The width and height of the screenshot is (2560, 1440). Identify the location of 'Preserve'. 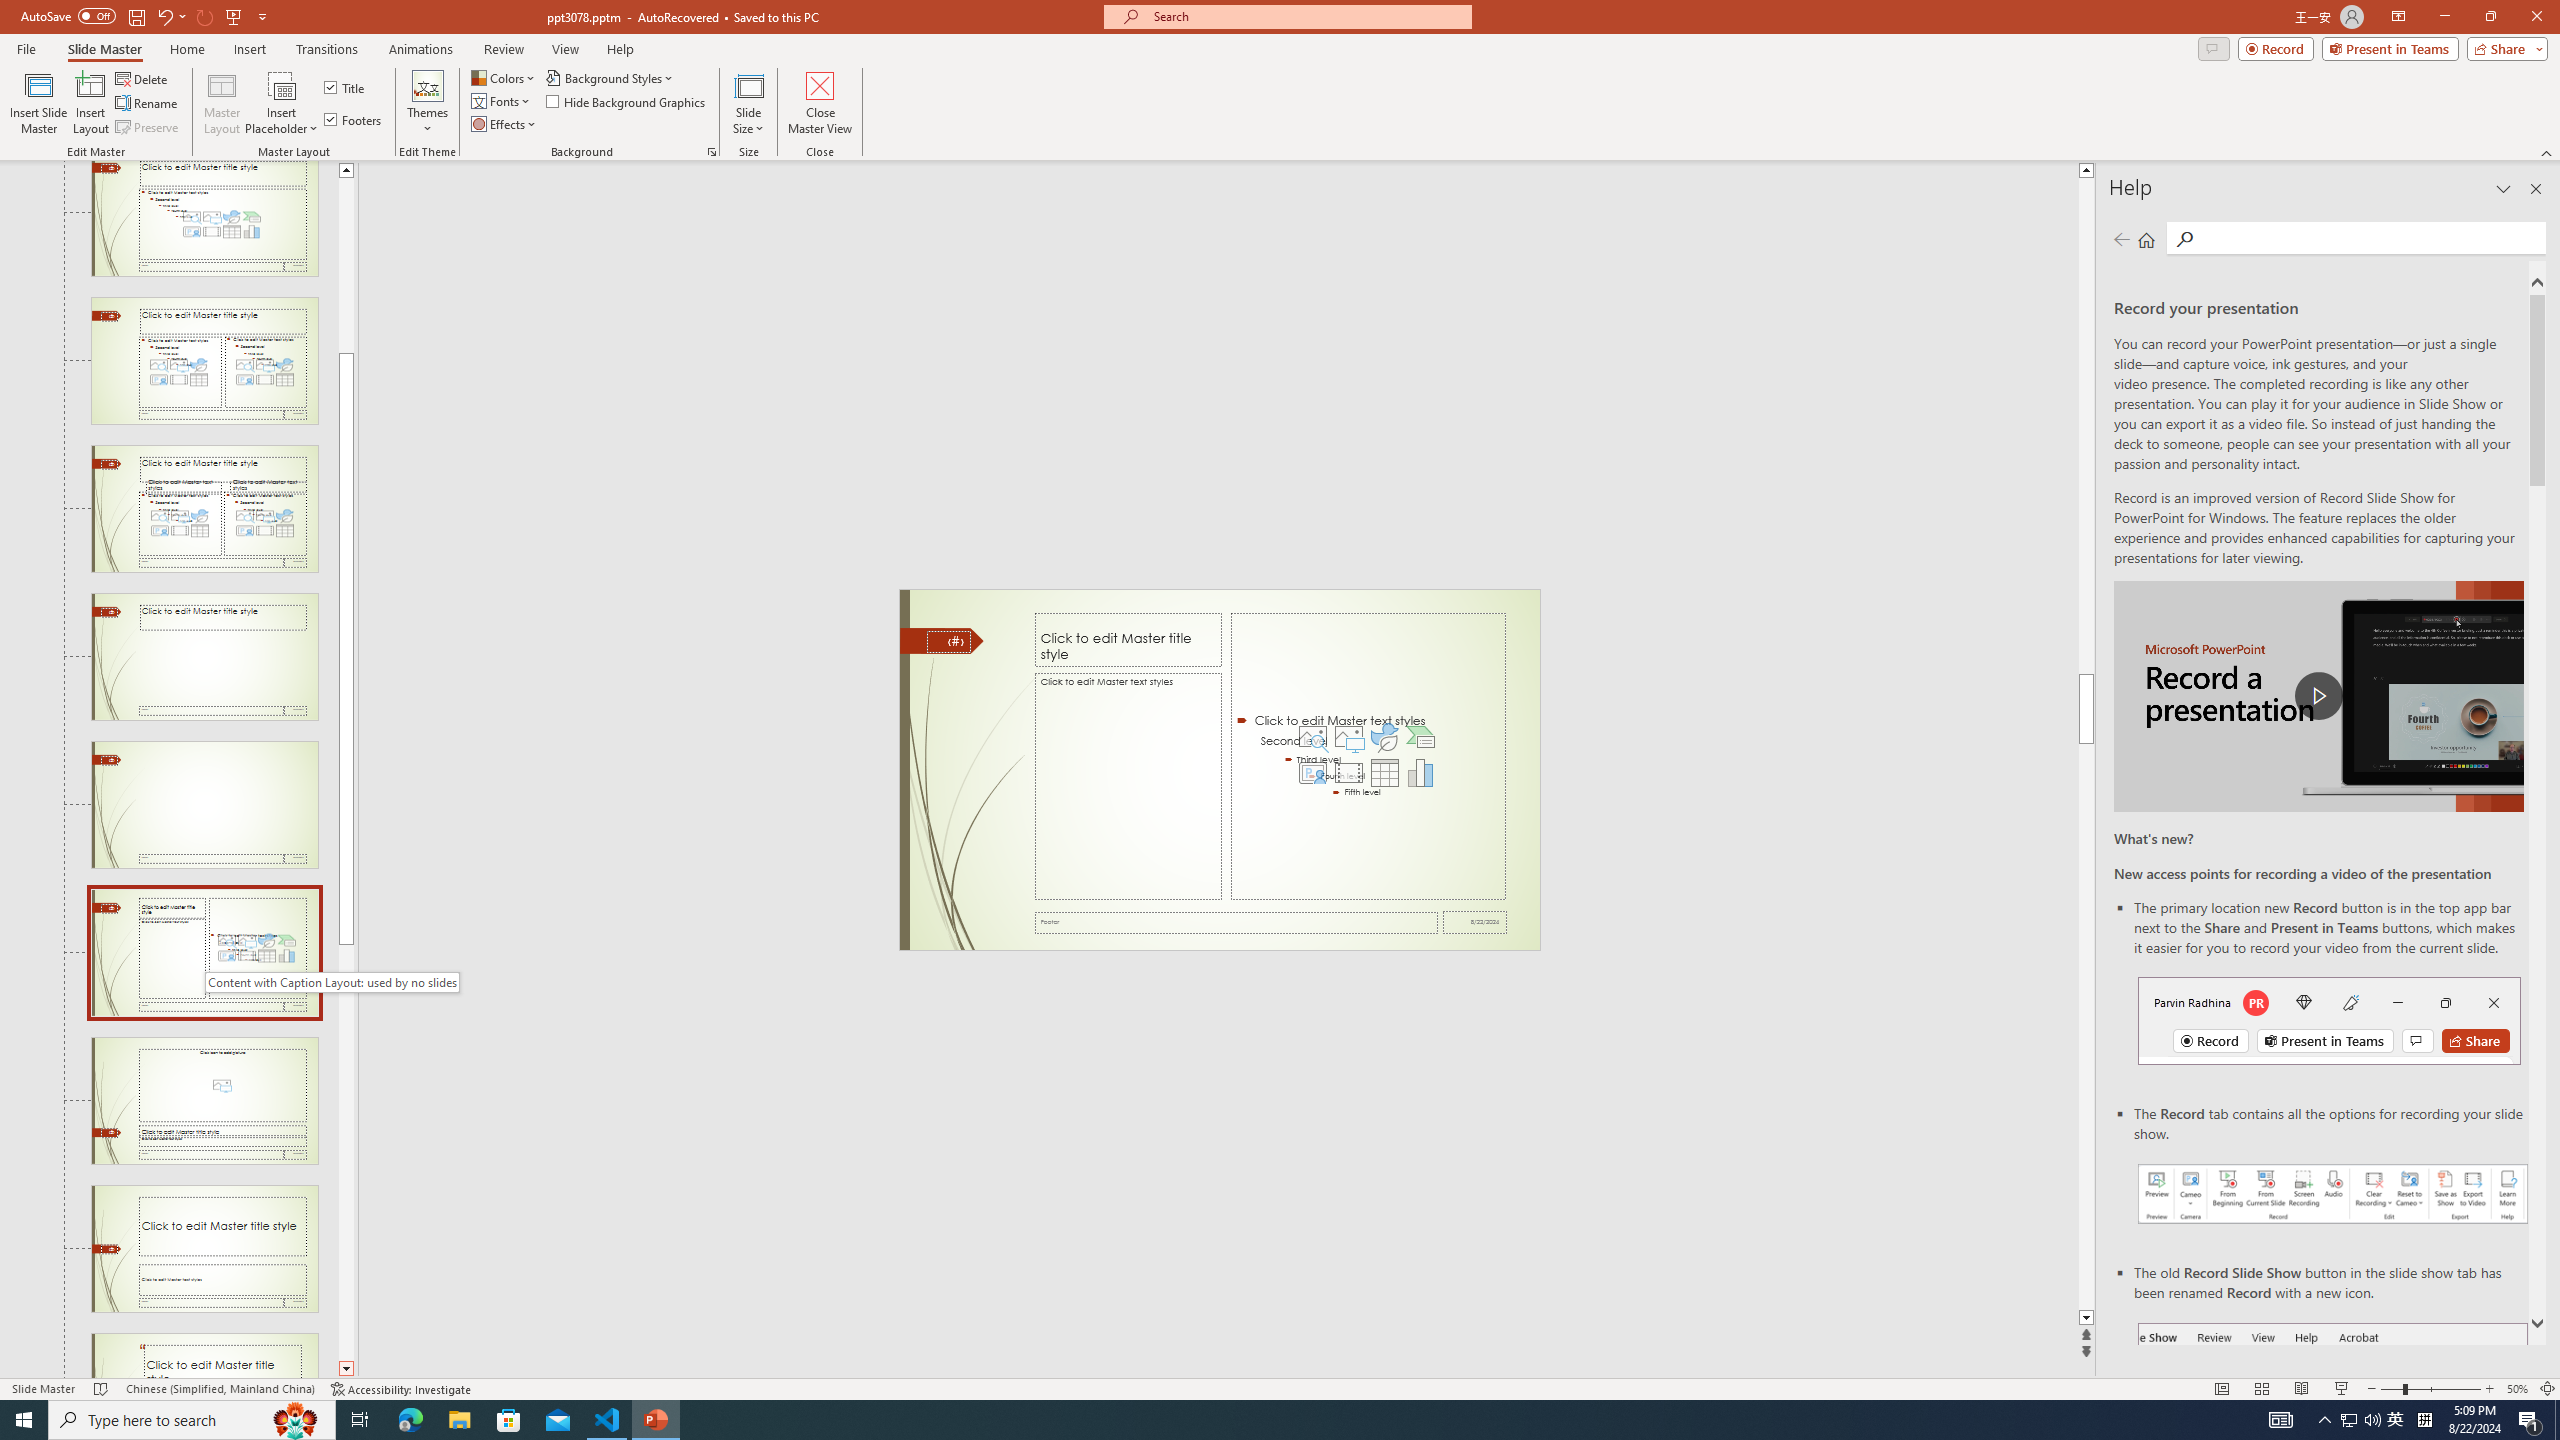
(147, 127).